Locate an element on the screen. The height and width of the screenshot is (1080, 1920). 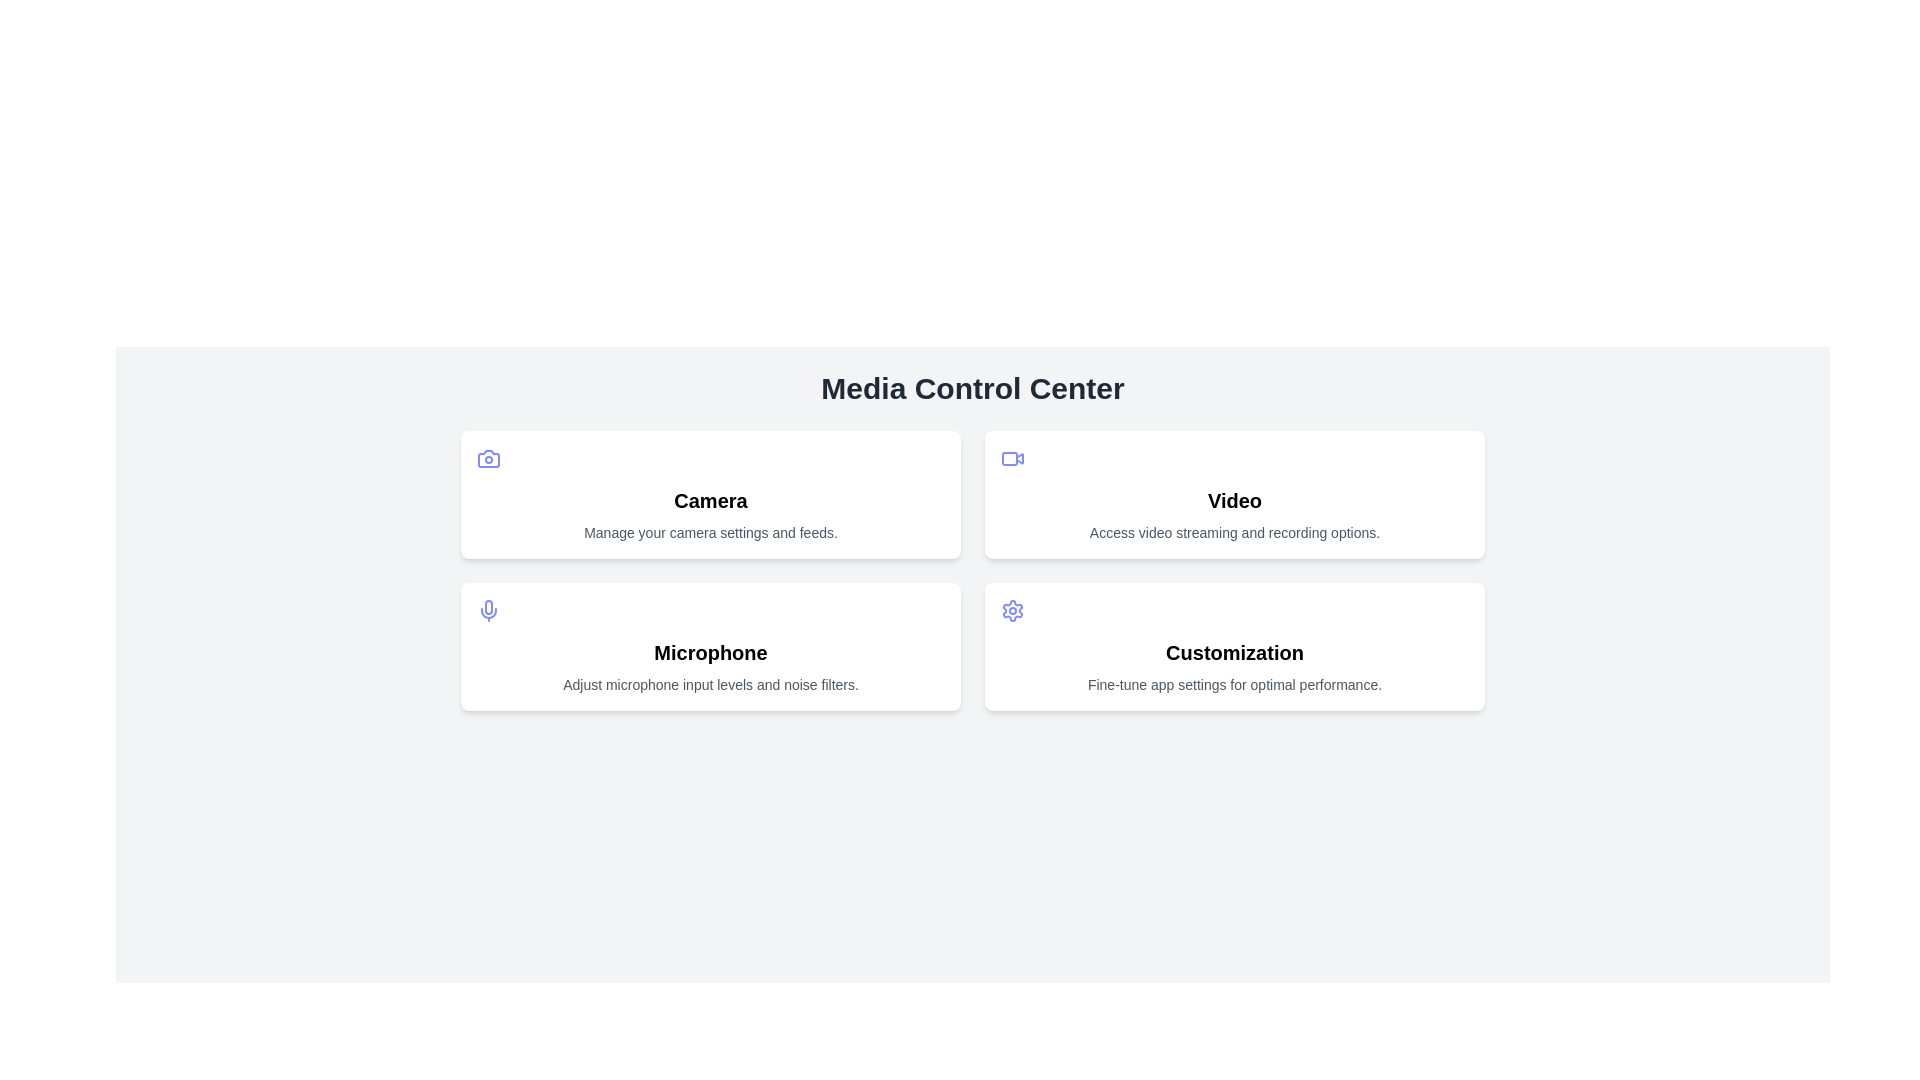
bold header text label in the top-right card of the four-card grid layout that indicates its purpose related to video functionalities is located at coordinates (1233, 500).